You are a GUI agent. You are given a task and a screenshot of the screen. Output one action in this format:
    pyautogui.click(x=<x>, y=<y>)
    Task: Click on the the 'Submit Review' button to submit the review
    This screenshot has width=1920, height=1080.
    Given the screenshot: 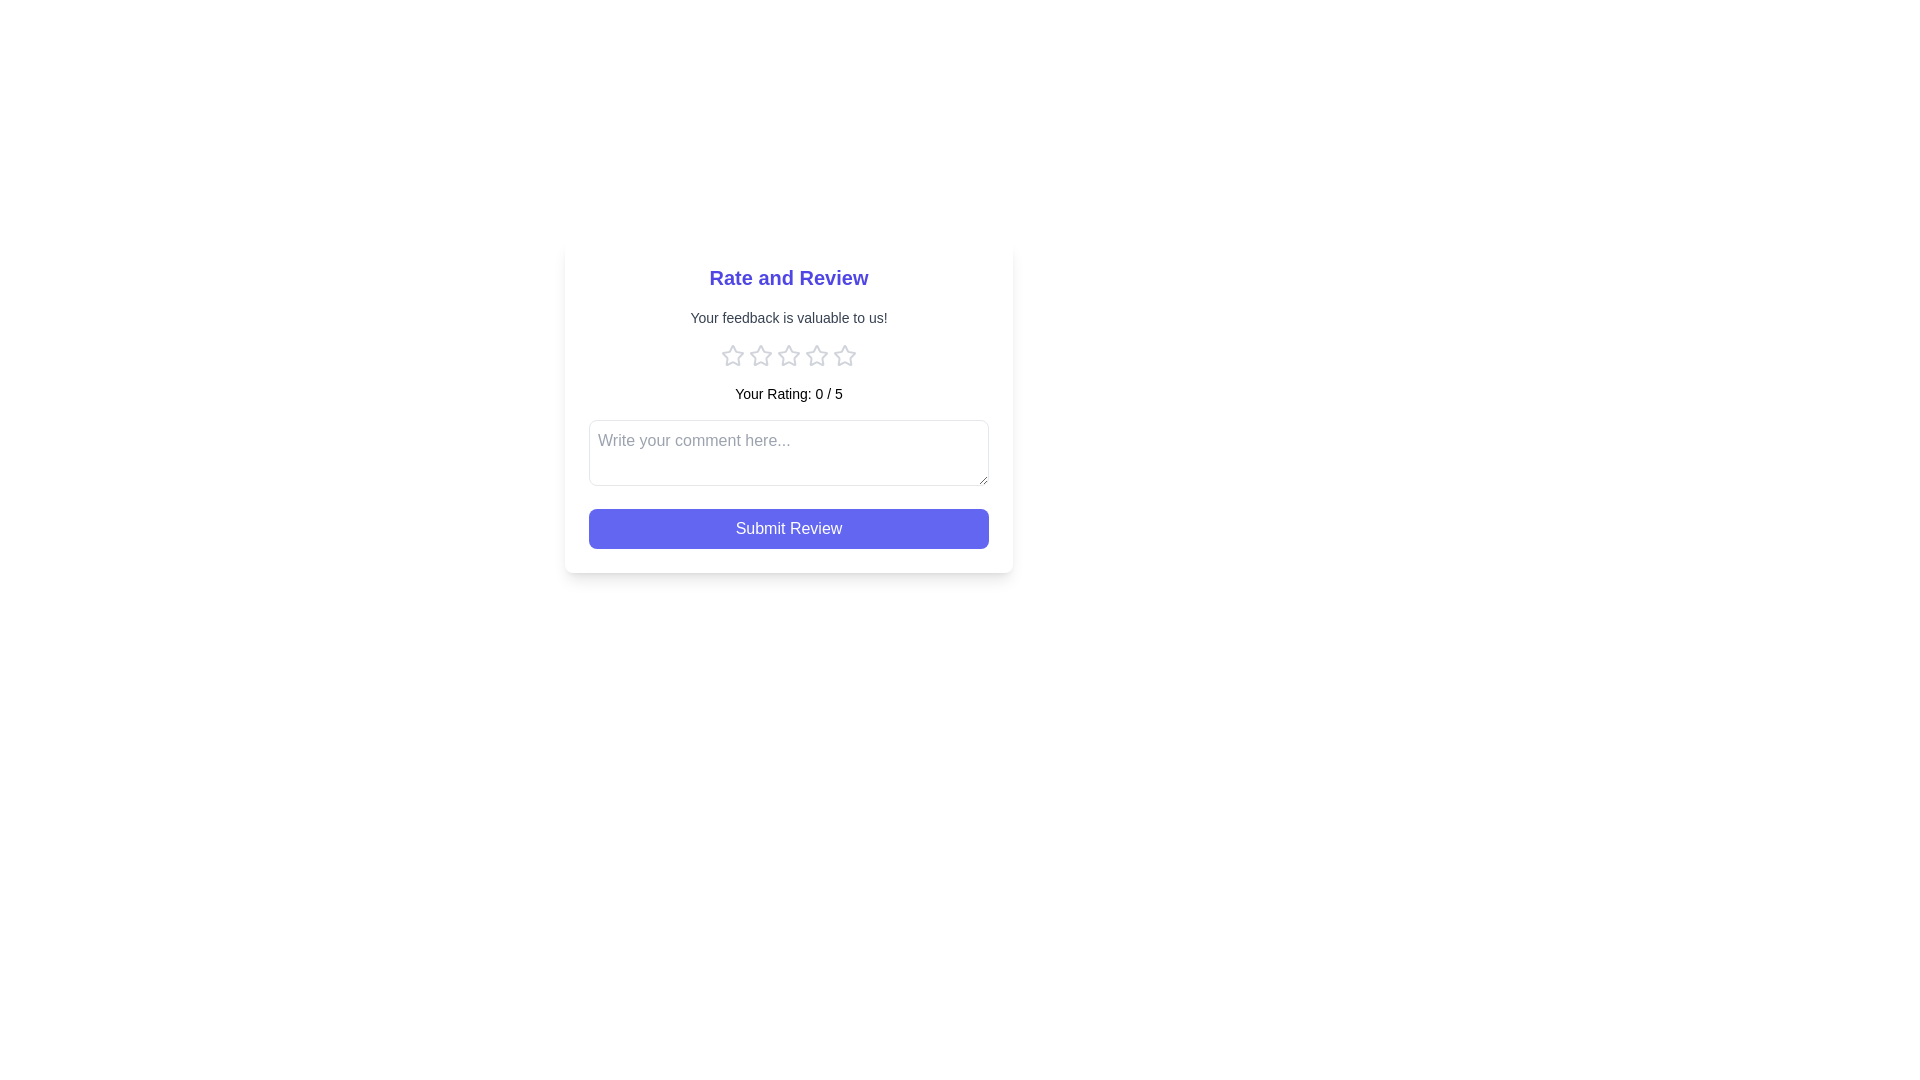 What is the action you would take?
    pyautogui.click(x=787, y=527)
    